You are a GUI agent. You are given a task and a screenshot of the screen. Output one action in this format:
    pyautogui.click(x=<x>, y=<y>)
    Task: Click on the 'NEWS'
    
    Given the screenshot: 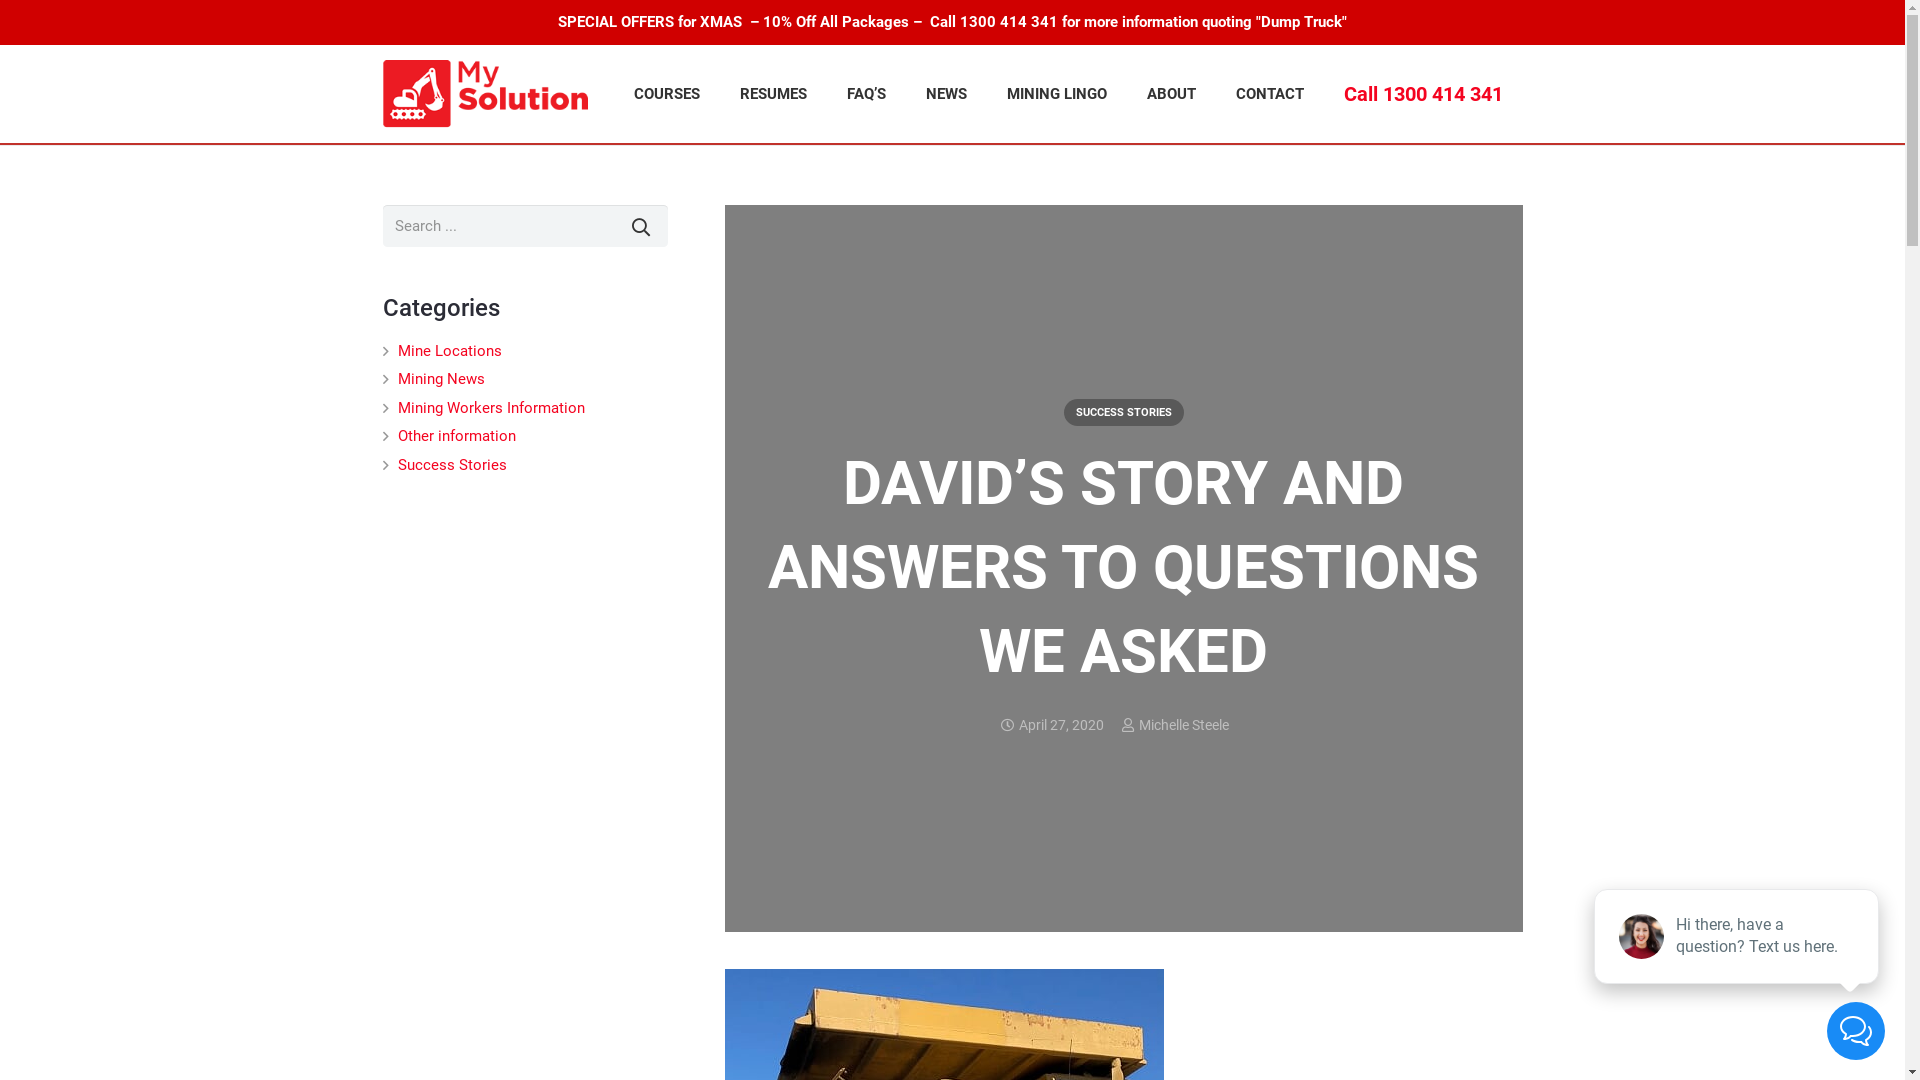 What is the action you would take?
    pyautogui.click(x=905, y=93)
    